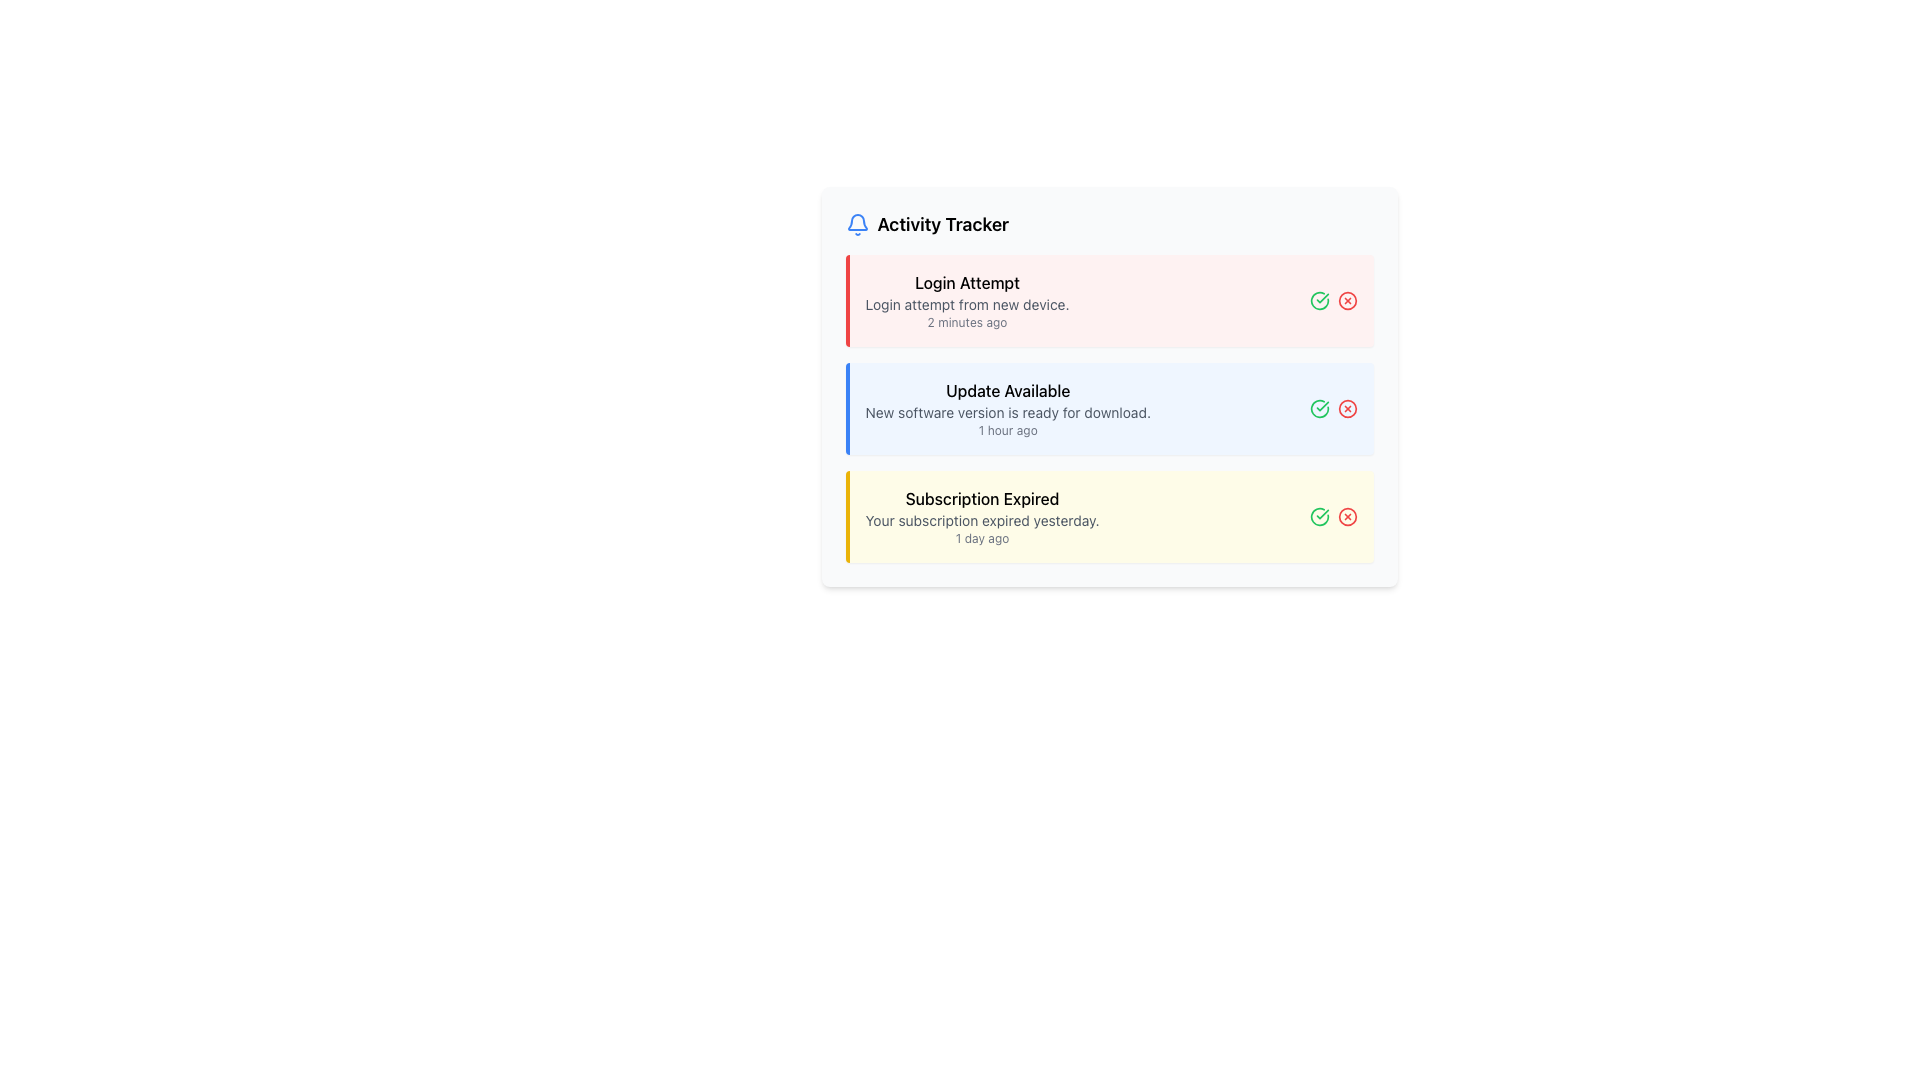  What do you see at coordinates (1108, 407) in the screenshot?
I see `keyboard navigation` at bounding box center [1108, 407].